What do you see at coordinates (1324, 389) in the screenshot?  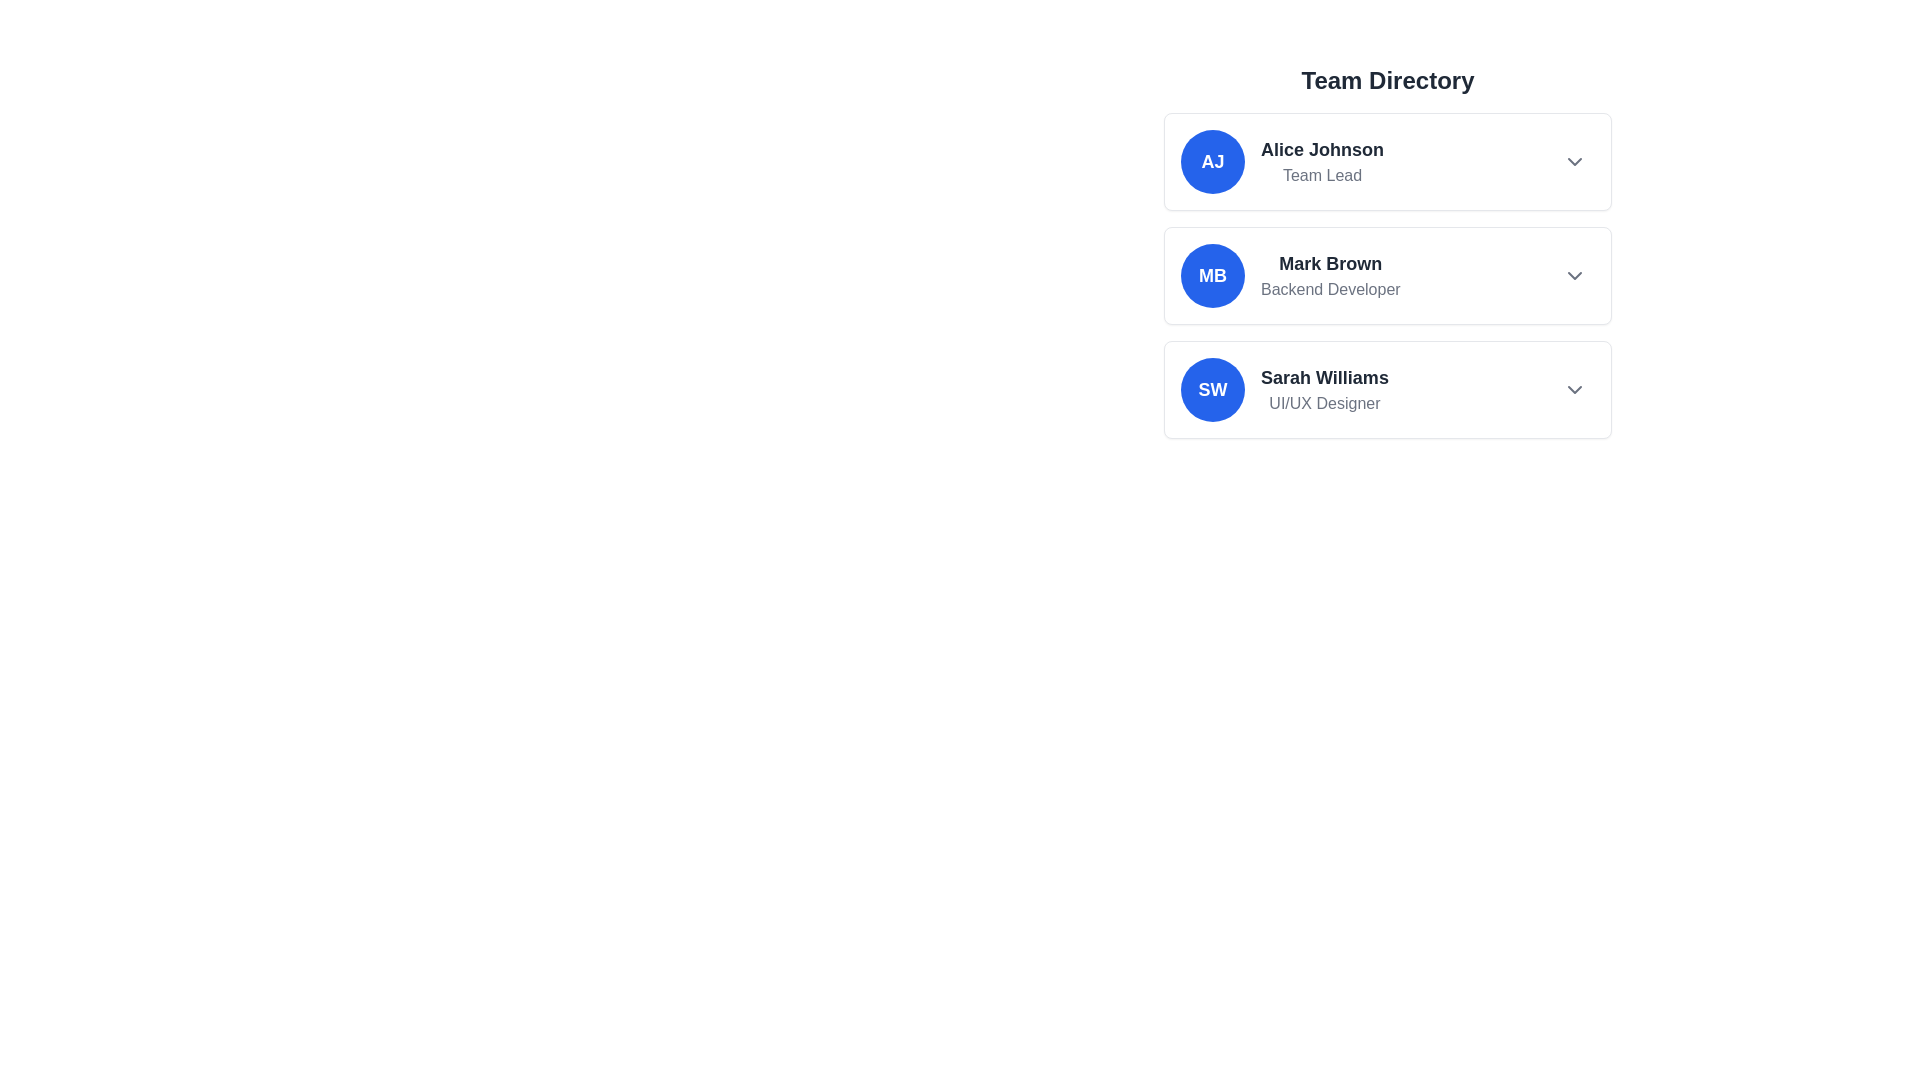 I see `the Text Label displaying 'Sarah Williams' and 'UI/UX Designer' in the third profile entry of the 'Team Directory', which is centrally aligned with a blue circular avatar` at bounding box center [1324, 389].